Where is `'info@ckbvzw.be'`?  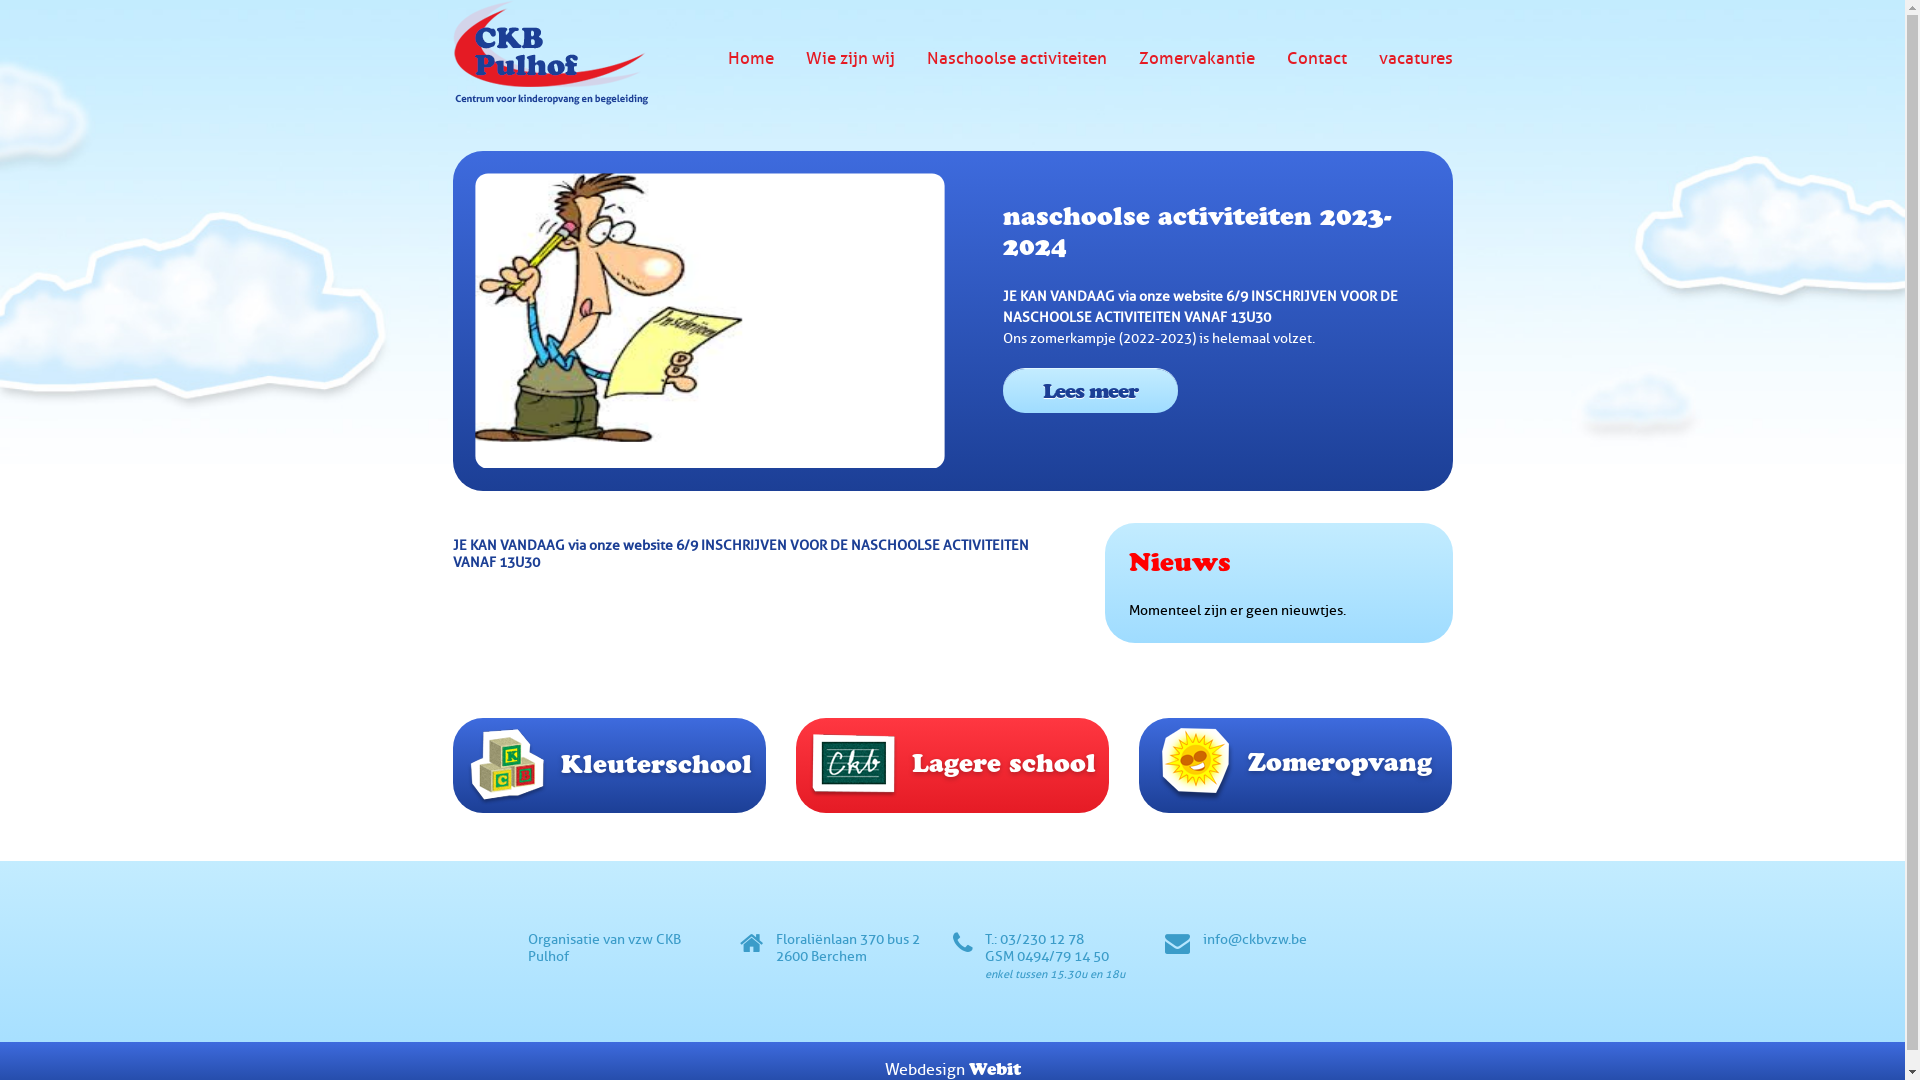
'info@ckbvzw.be' is located at coordinates (1252, 939).